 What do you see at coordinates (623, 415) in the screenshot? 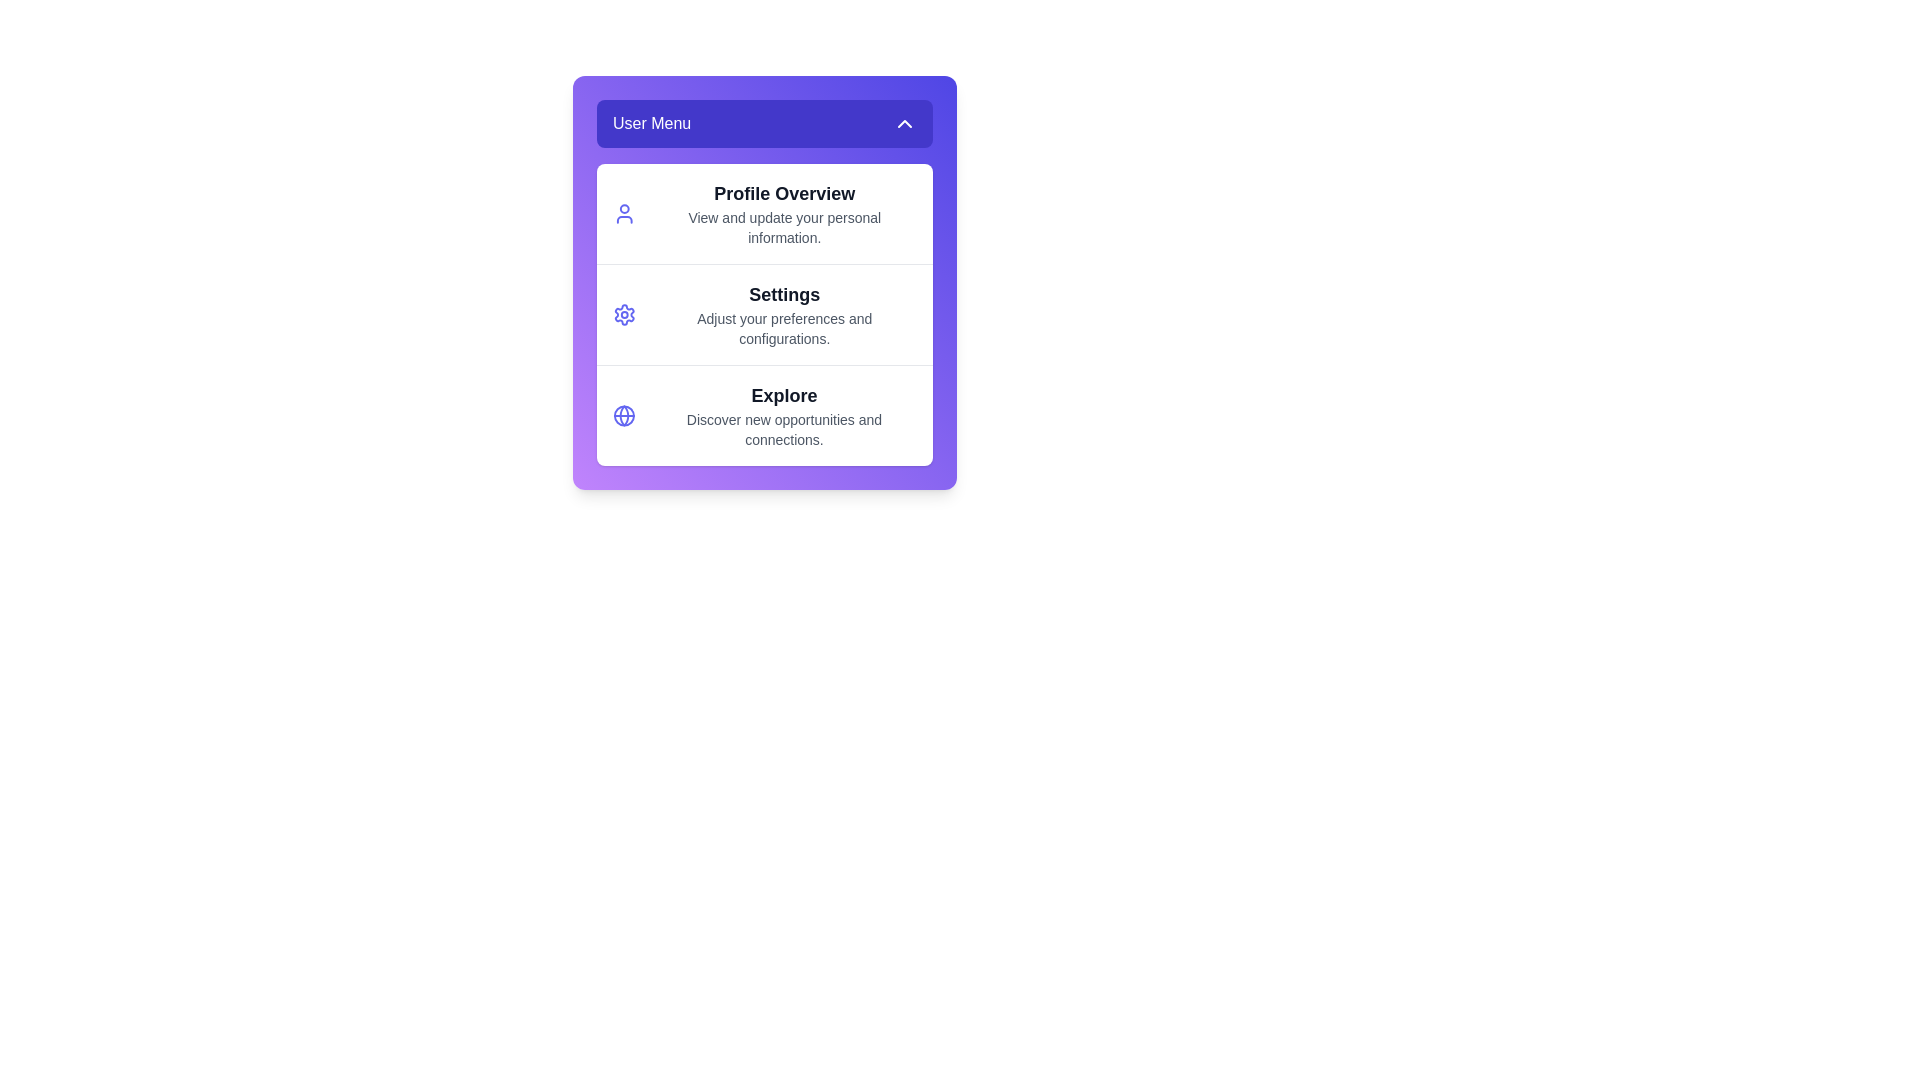
I see `the globe icon representing the 'Explore' section, which is located to the left of the 'Explore' header text in the user menu panel` at bounding box center [623, 415].